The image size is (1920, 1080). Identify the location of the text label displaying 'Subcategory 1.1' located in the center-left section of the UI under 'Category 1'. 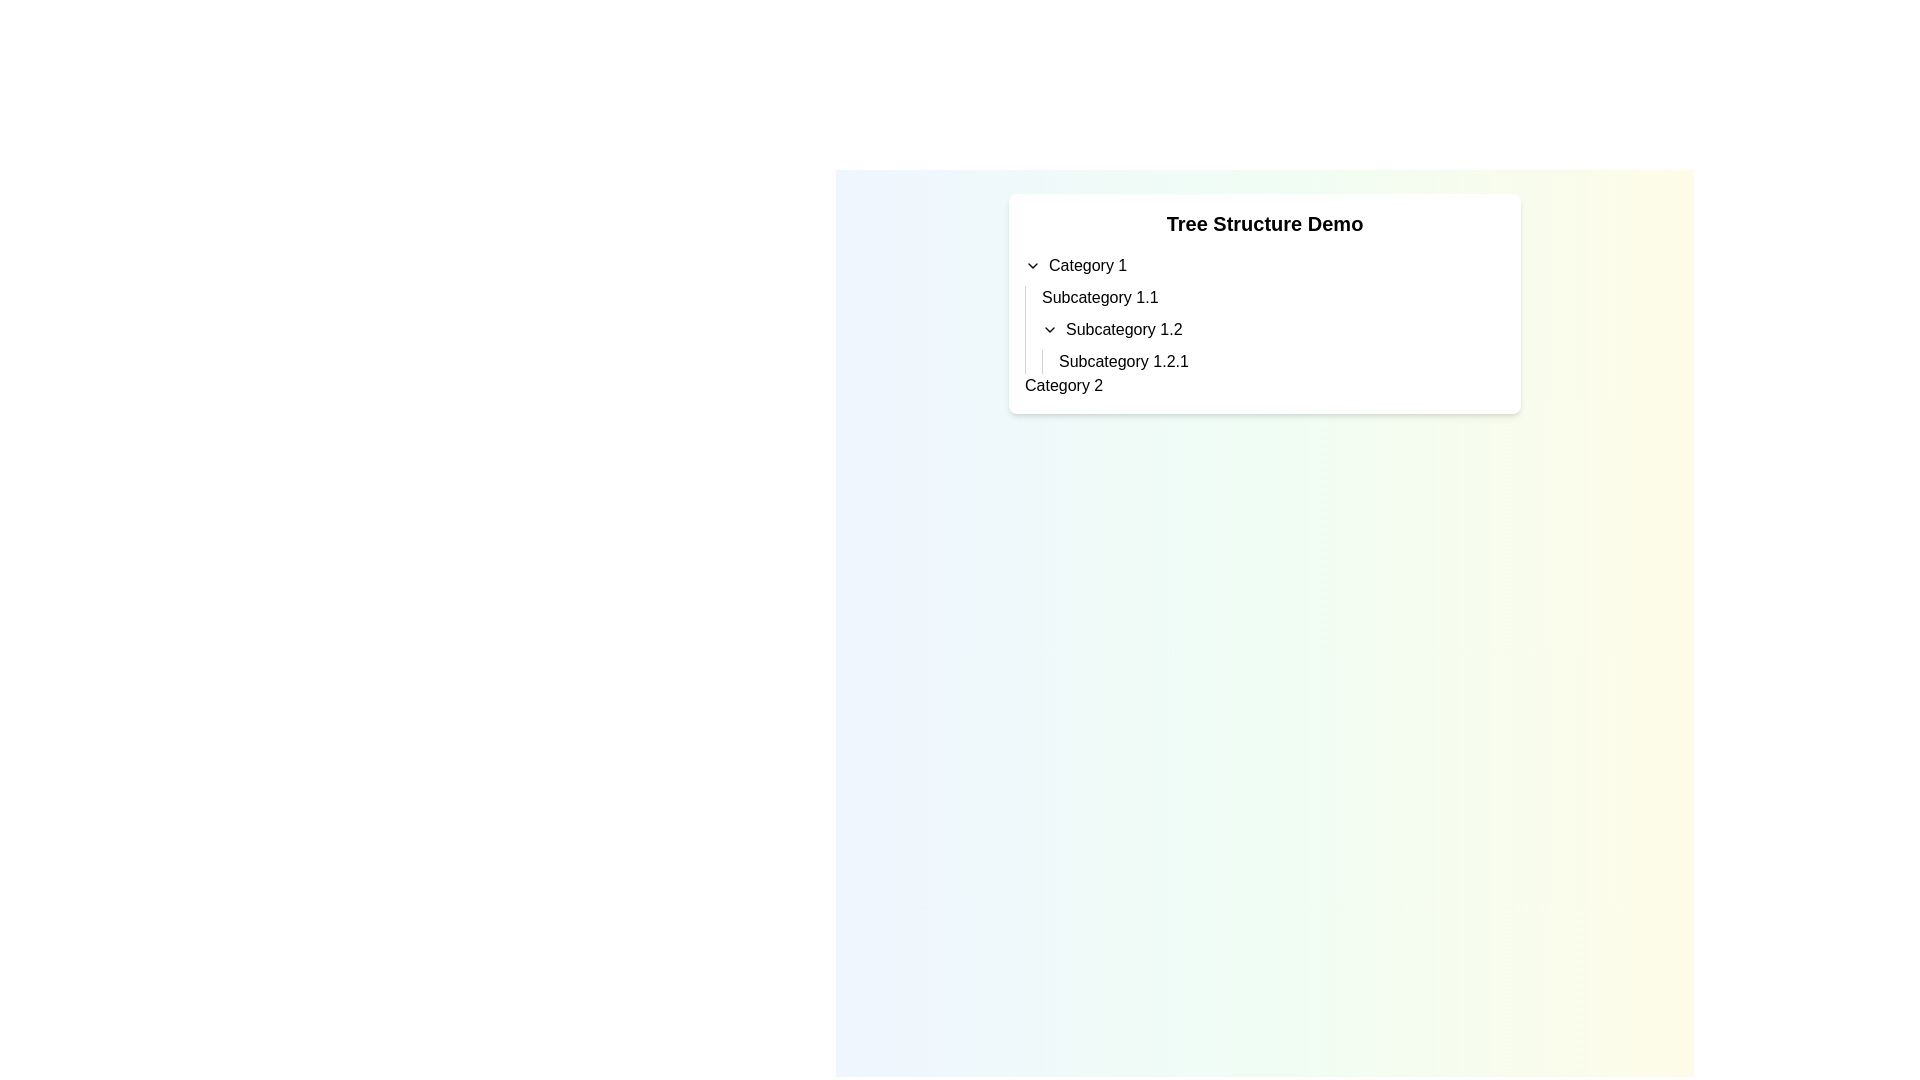
(1099, 297).